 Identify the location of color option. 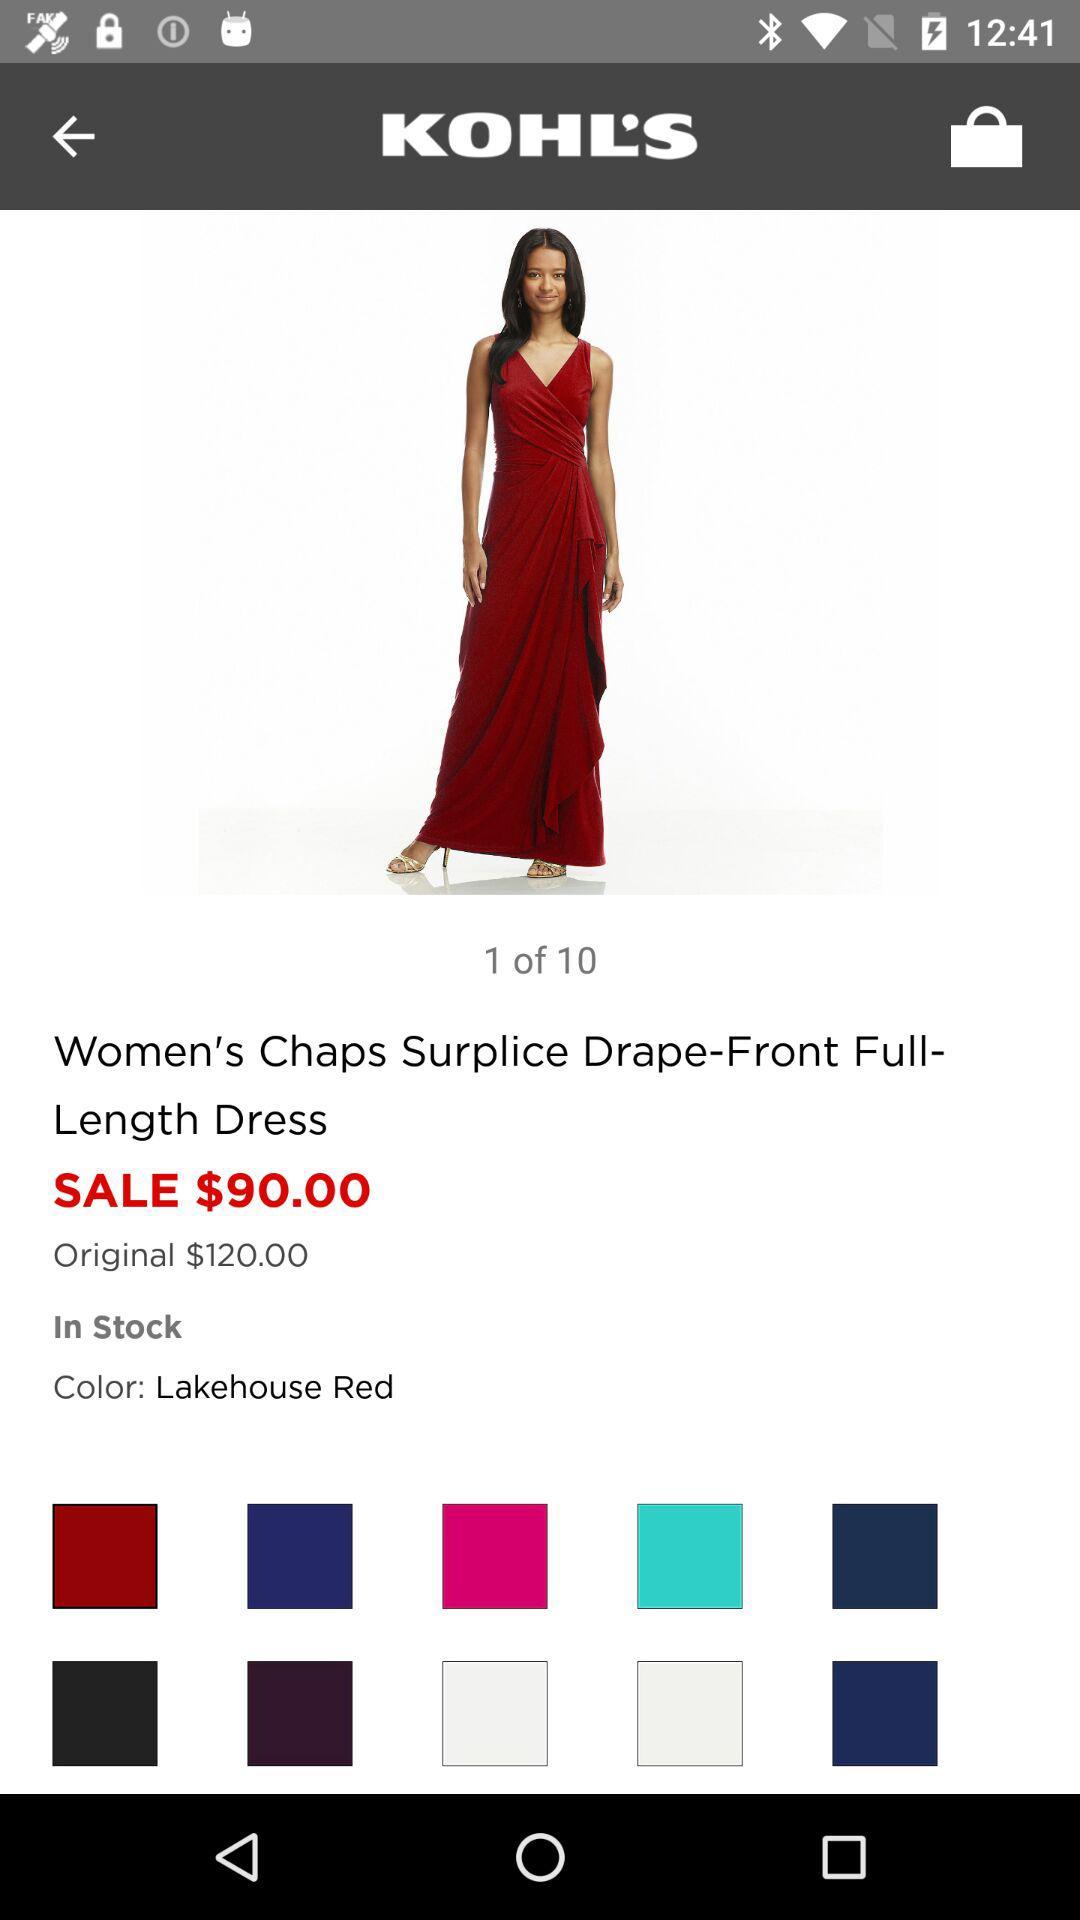
(494, 1555).